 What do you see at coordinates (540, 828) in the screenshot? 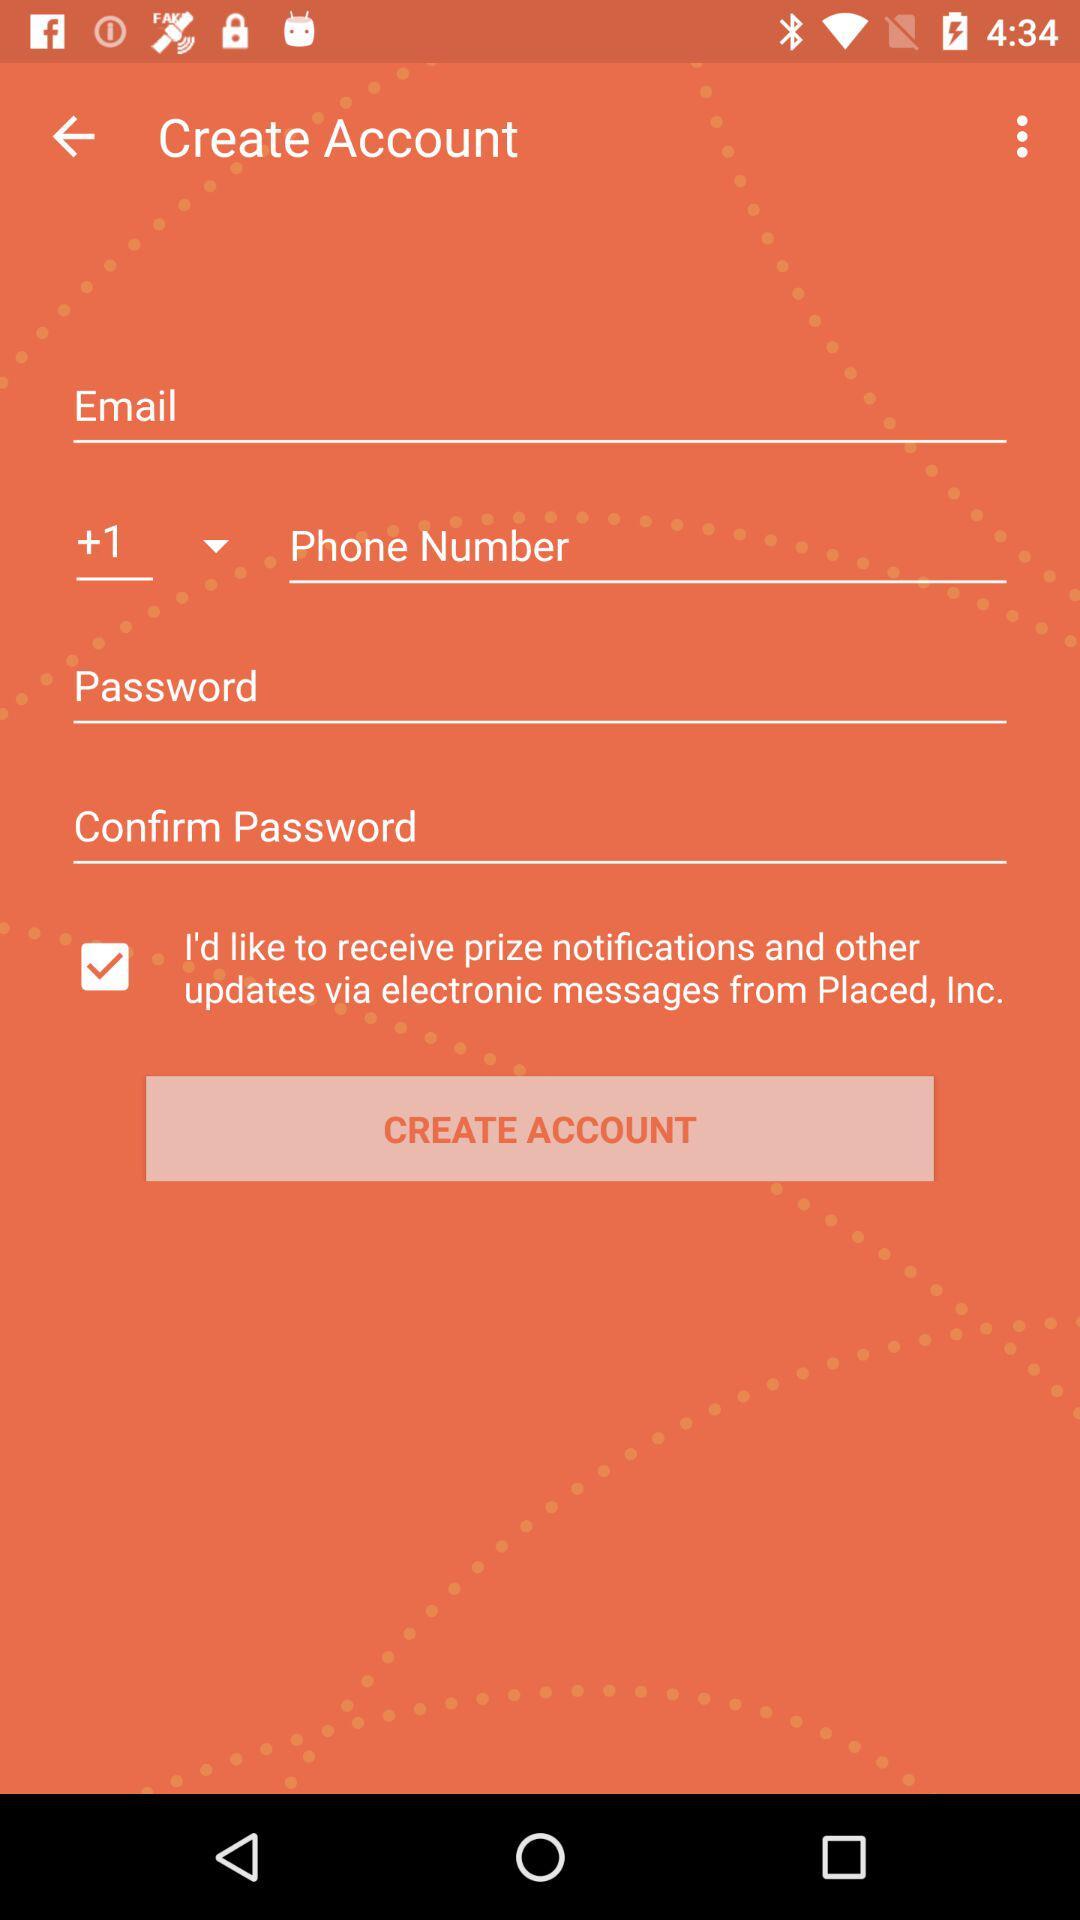
I see `password` at bounding box center [540, 828].